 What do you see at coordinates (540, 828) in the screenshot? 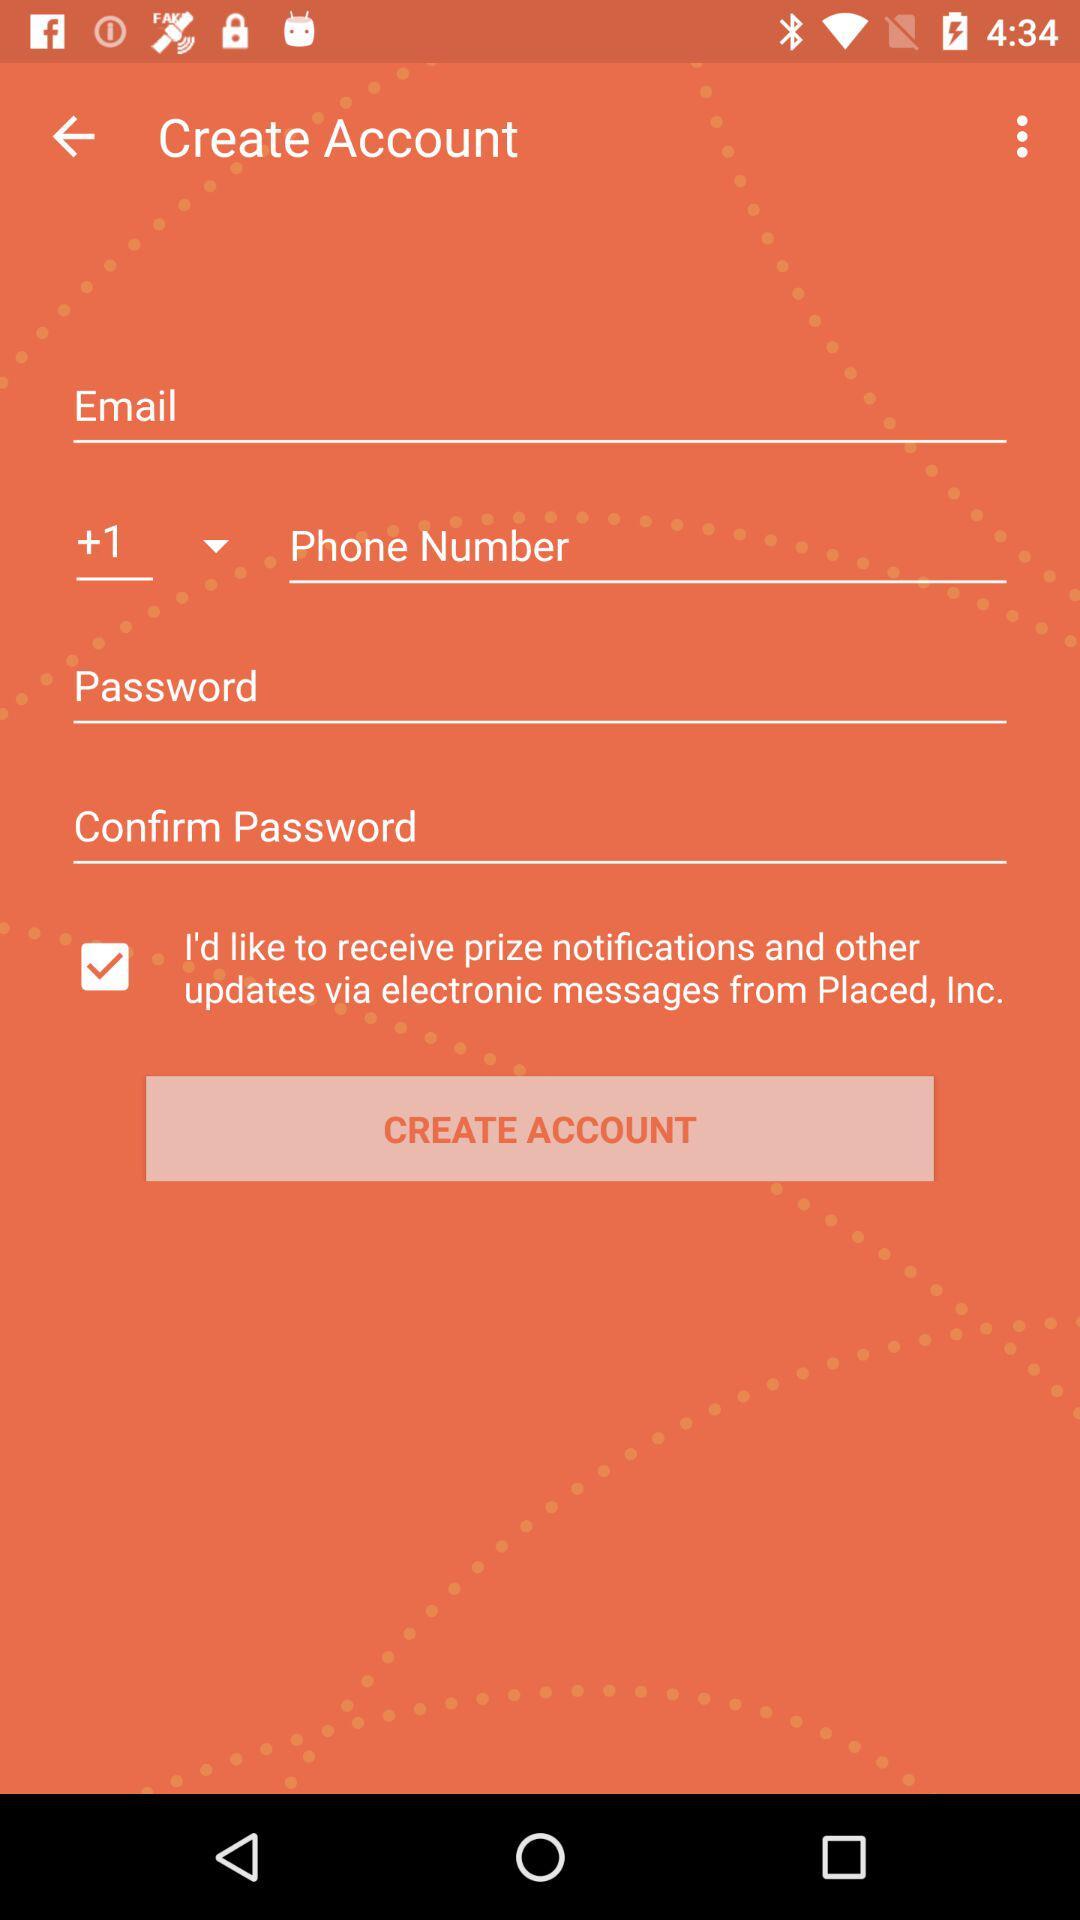
I see `password` at bounding box center [540, 828].